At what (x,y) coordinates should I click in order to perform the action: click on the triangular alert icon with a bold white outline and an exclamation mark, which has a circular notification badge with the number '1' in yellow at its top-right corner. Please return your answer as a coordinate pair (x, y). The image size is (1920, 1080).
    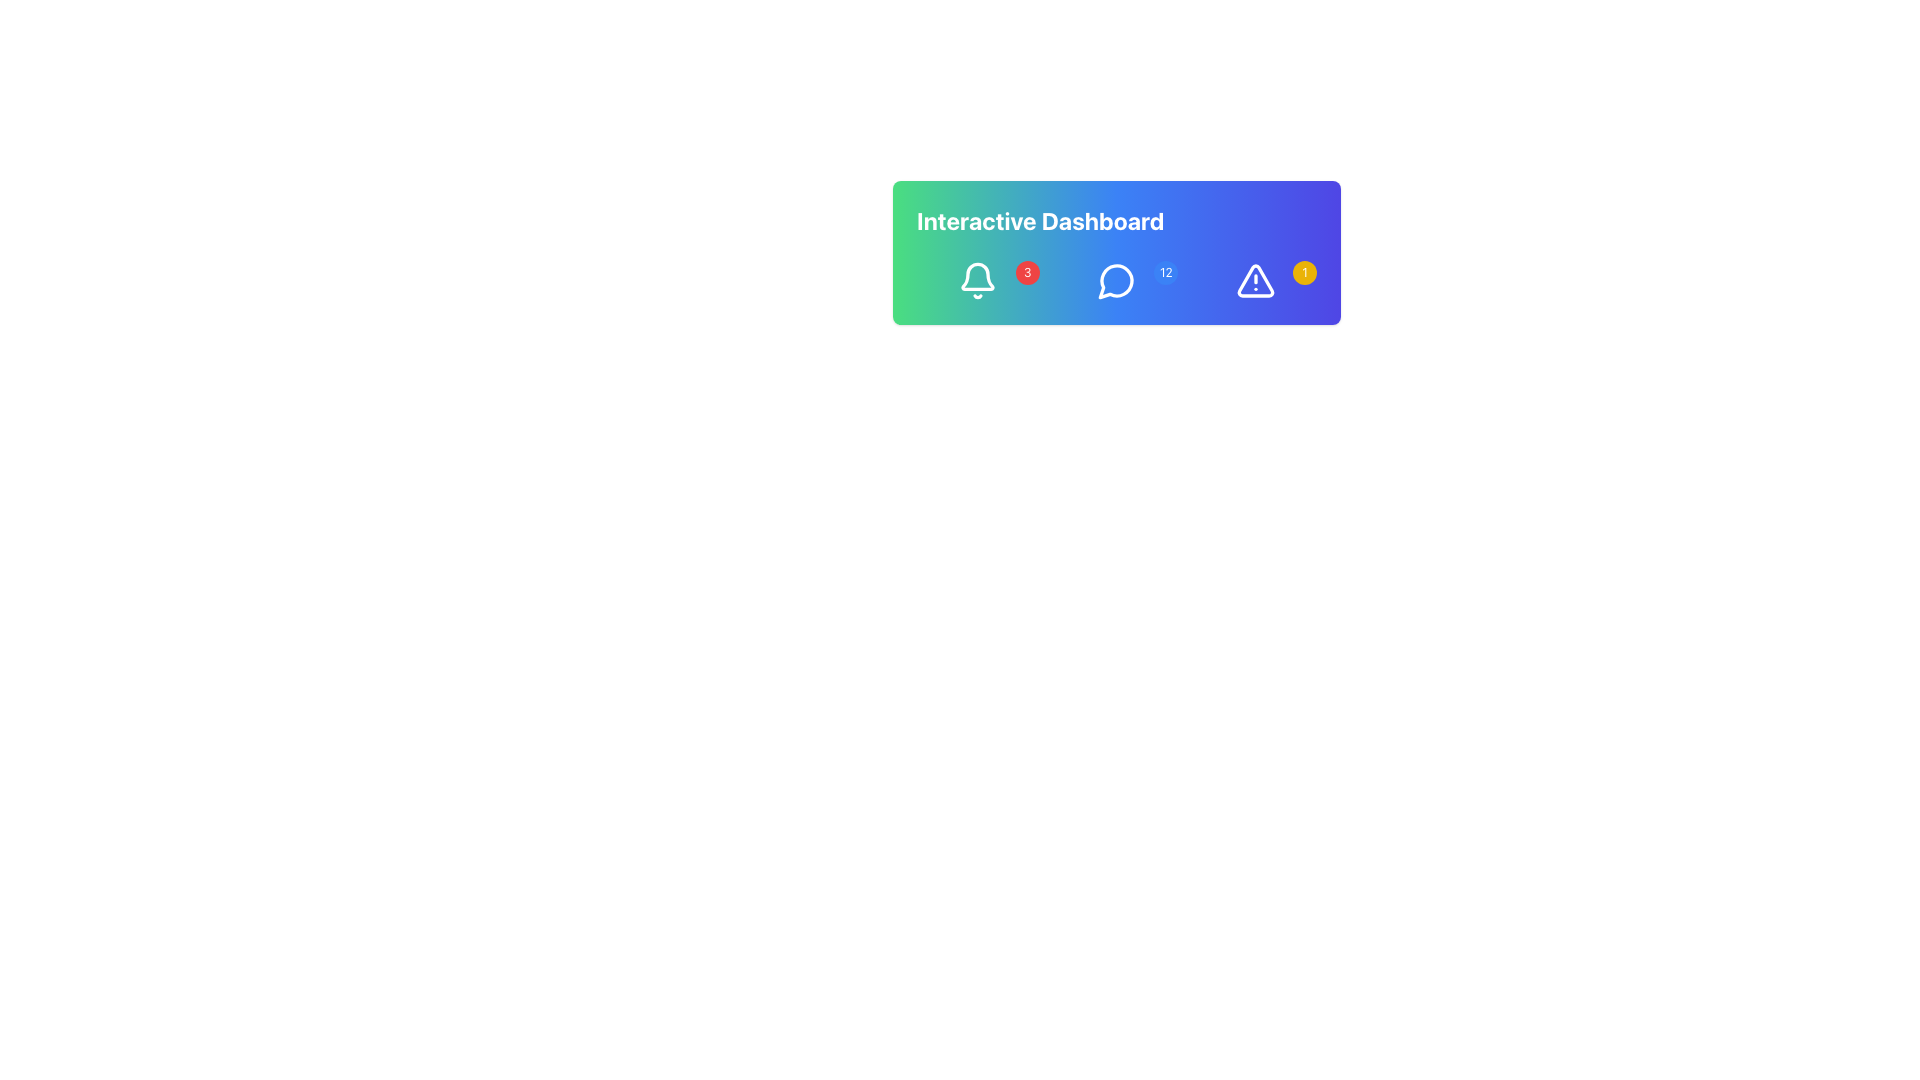
    Looking at the image, I should click on (1254, 281).